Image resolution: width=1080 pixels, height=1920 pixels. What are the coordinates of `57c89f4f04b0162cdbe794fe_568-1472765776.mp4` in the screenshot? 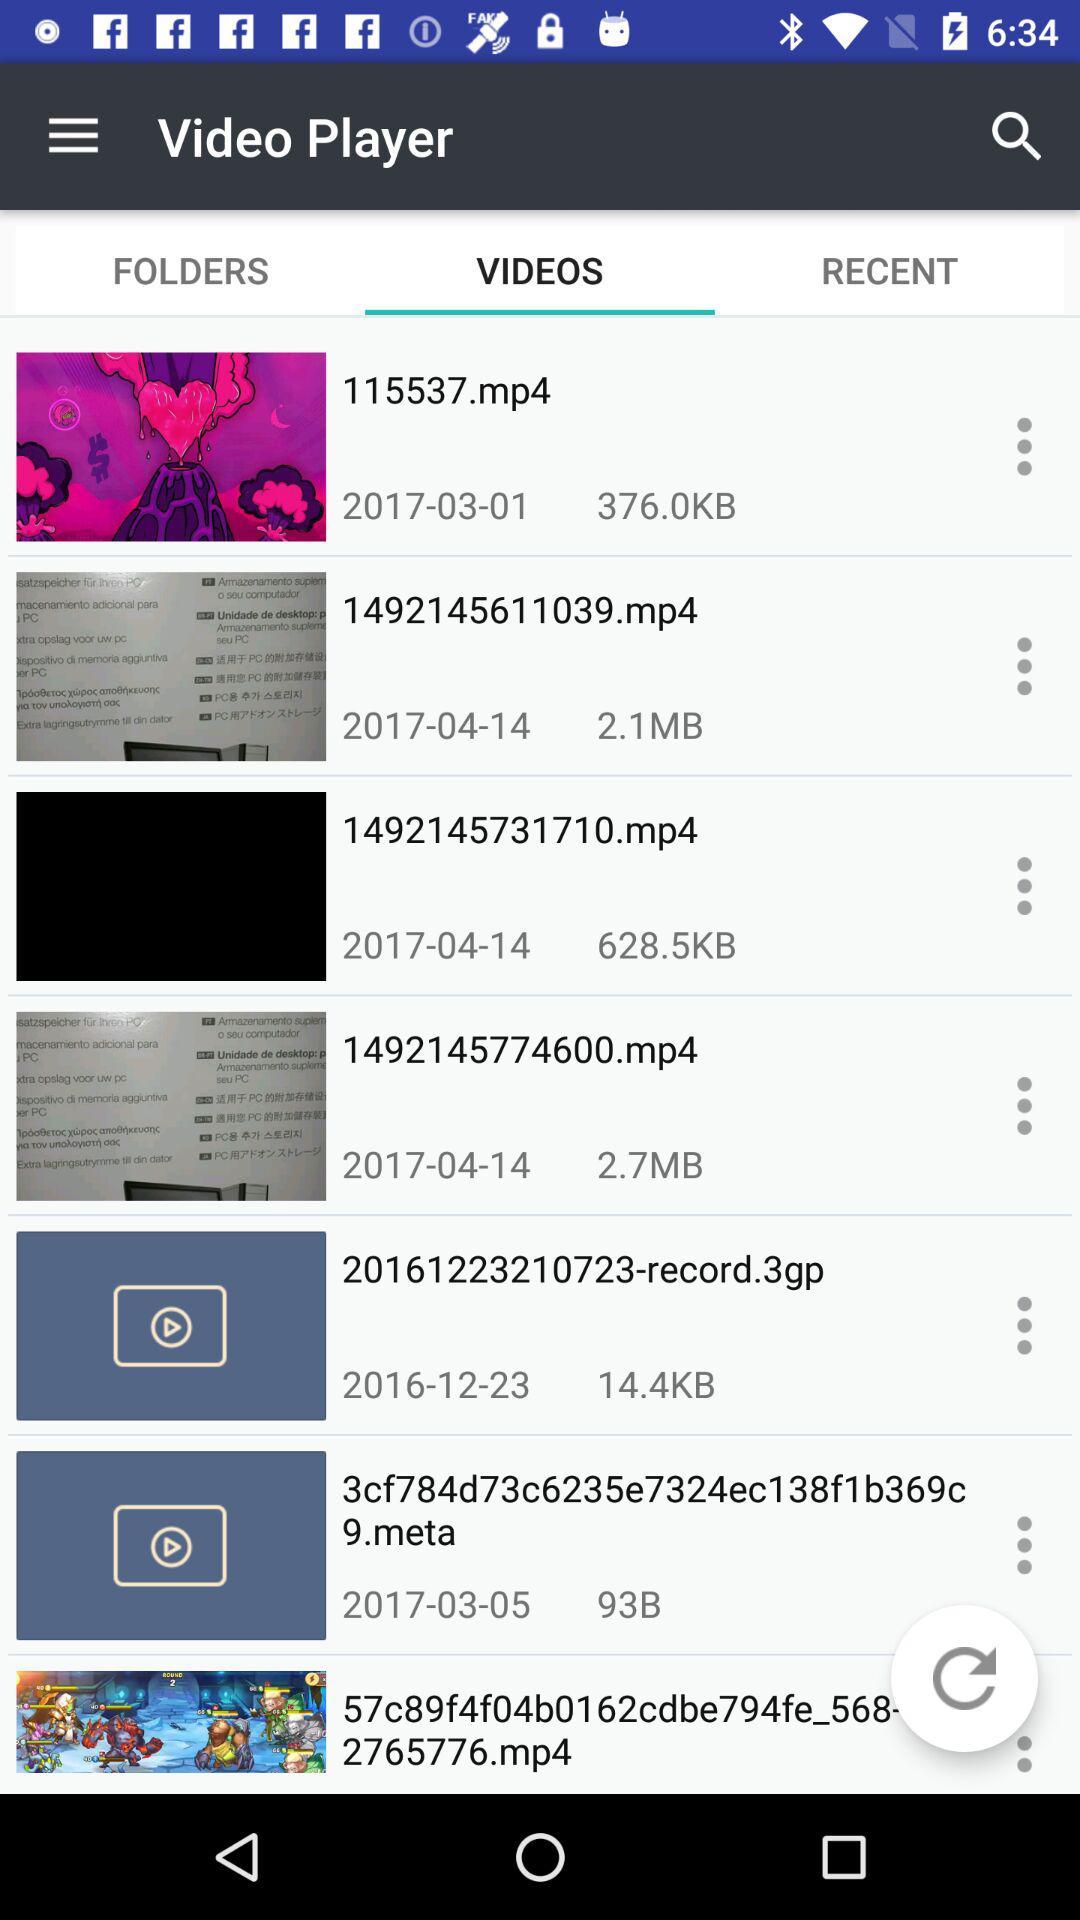 It's located at (655, 1729).